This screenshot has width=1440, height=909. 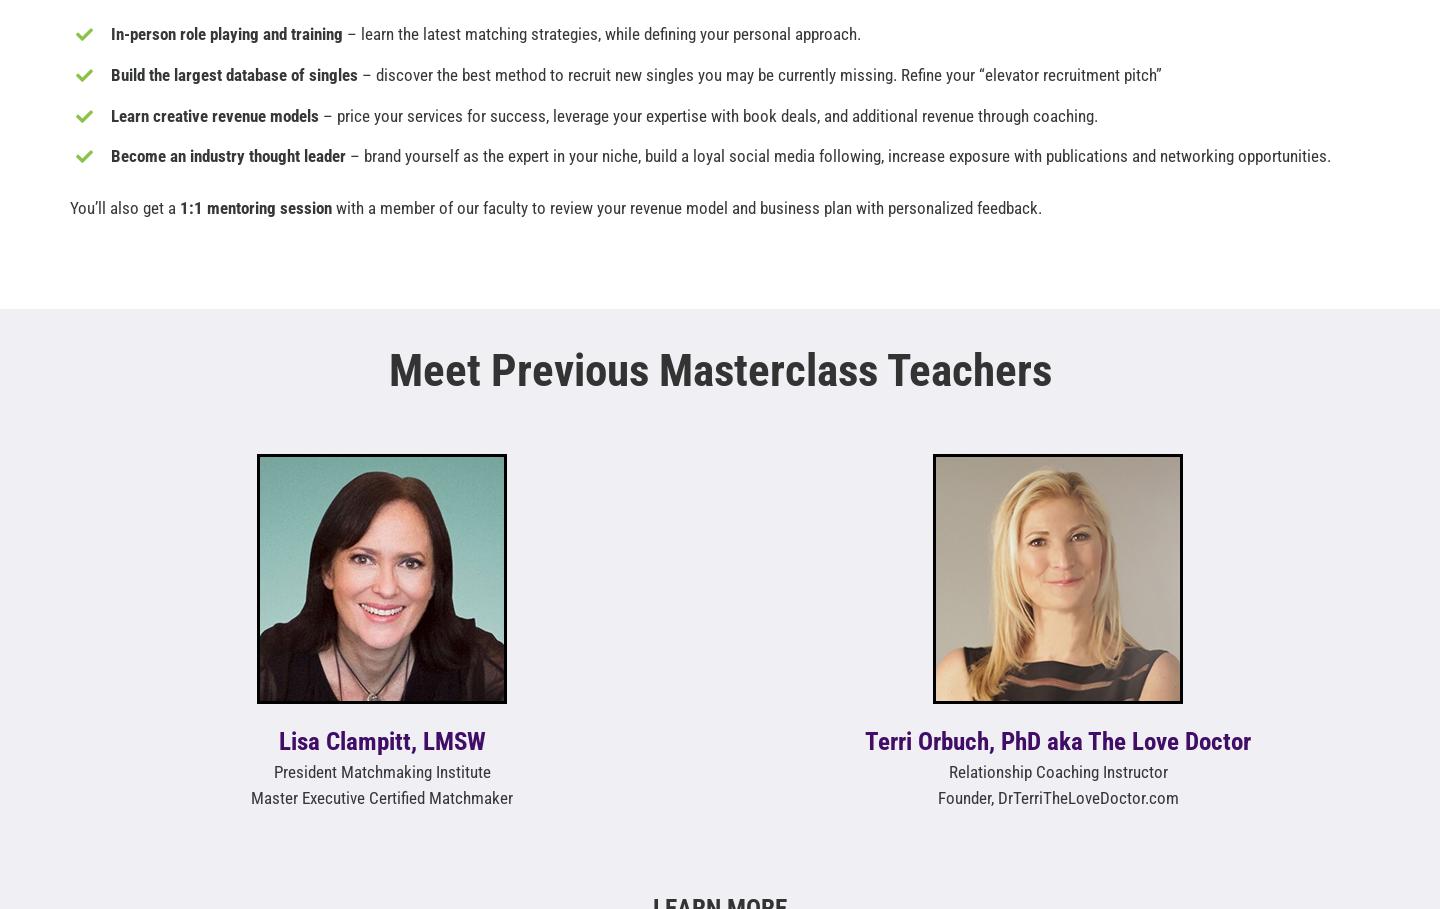 I want to click on 'Terri Orbuch, PhD aka The Love Doctor', so click(x=864, y=741).